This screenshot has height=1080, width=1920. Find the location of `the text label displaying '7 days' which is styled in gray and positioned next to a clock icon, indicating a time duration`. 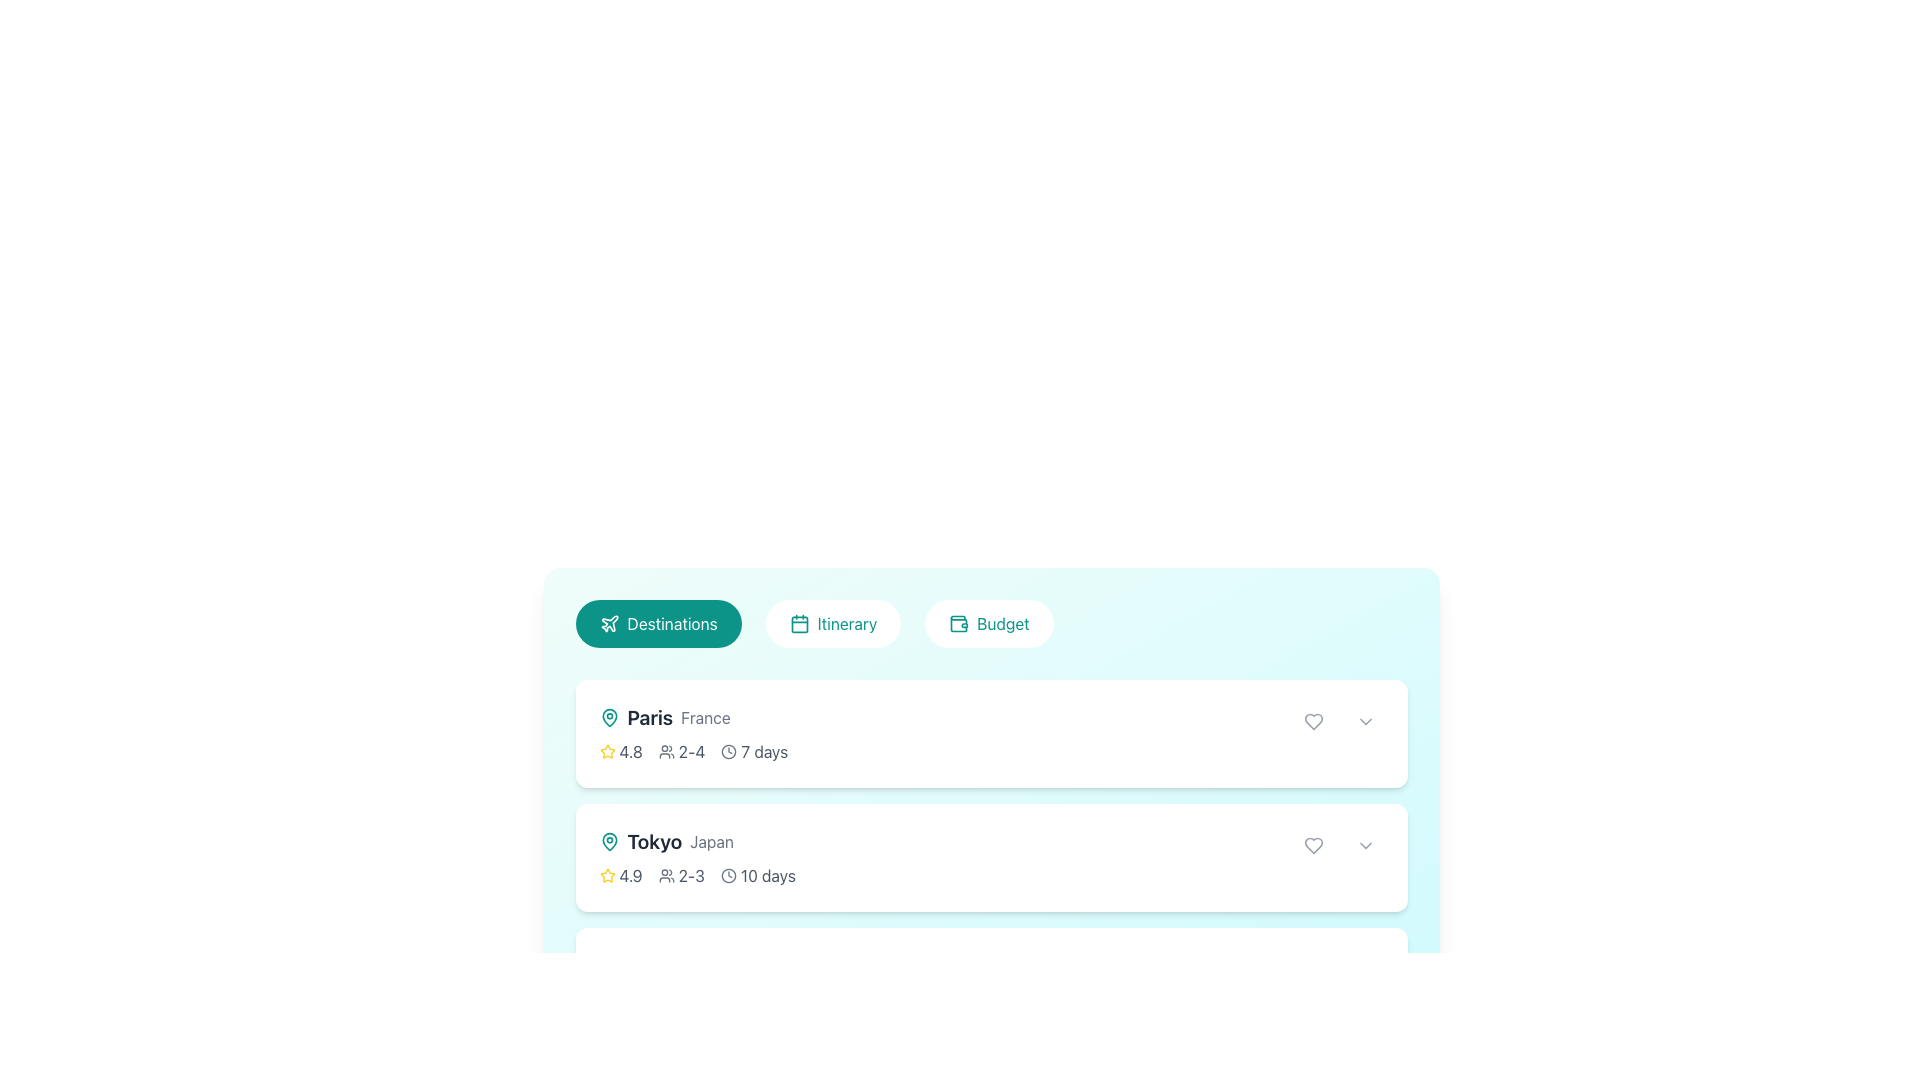

the text label displaying '7 days' which is styled in gray and positioned next to a clock icon, indicating a time duration is located at coordinates (763, 752).